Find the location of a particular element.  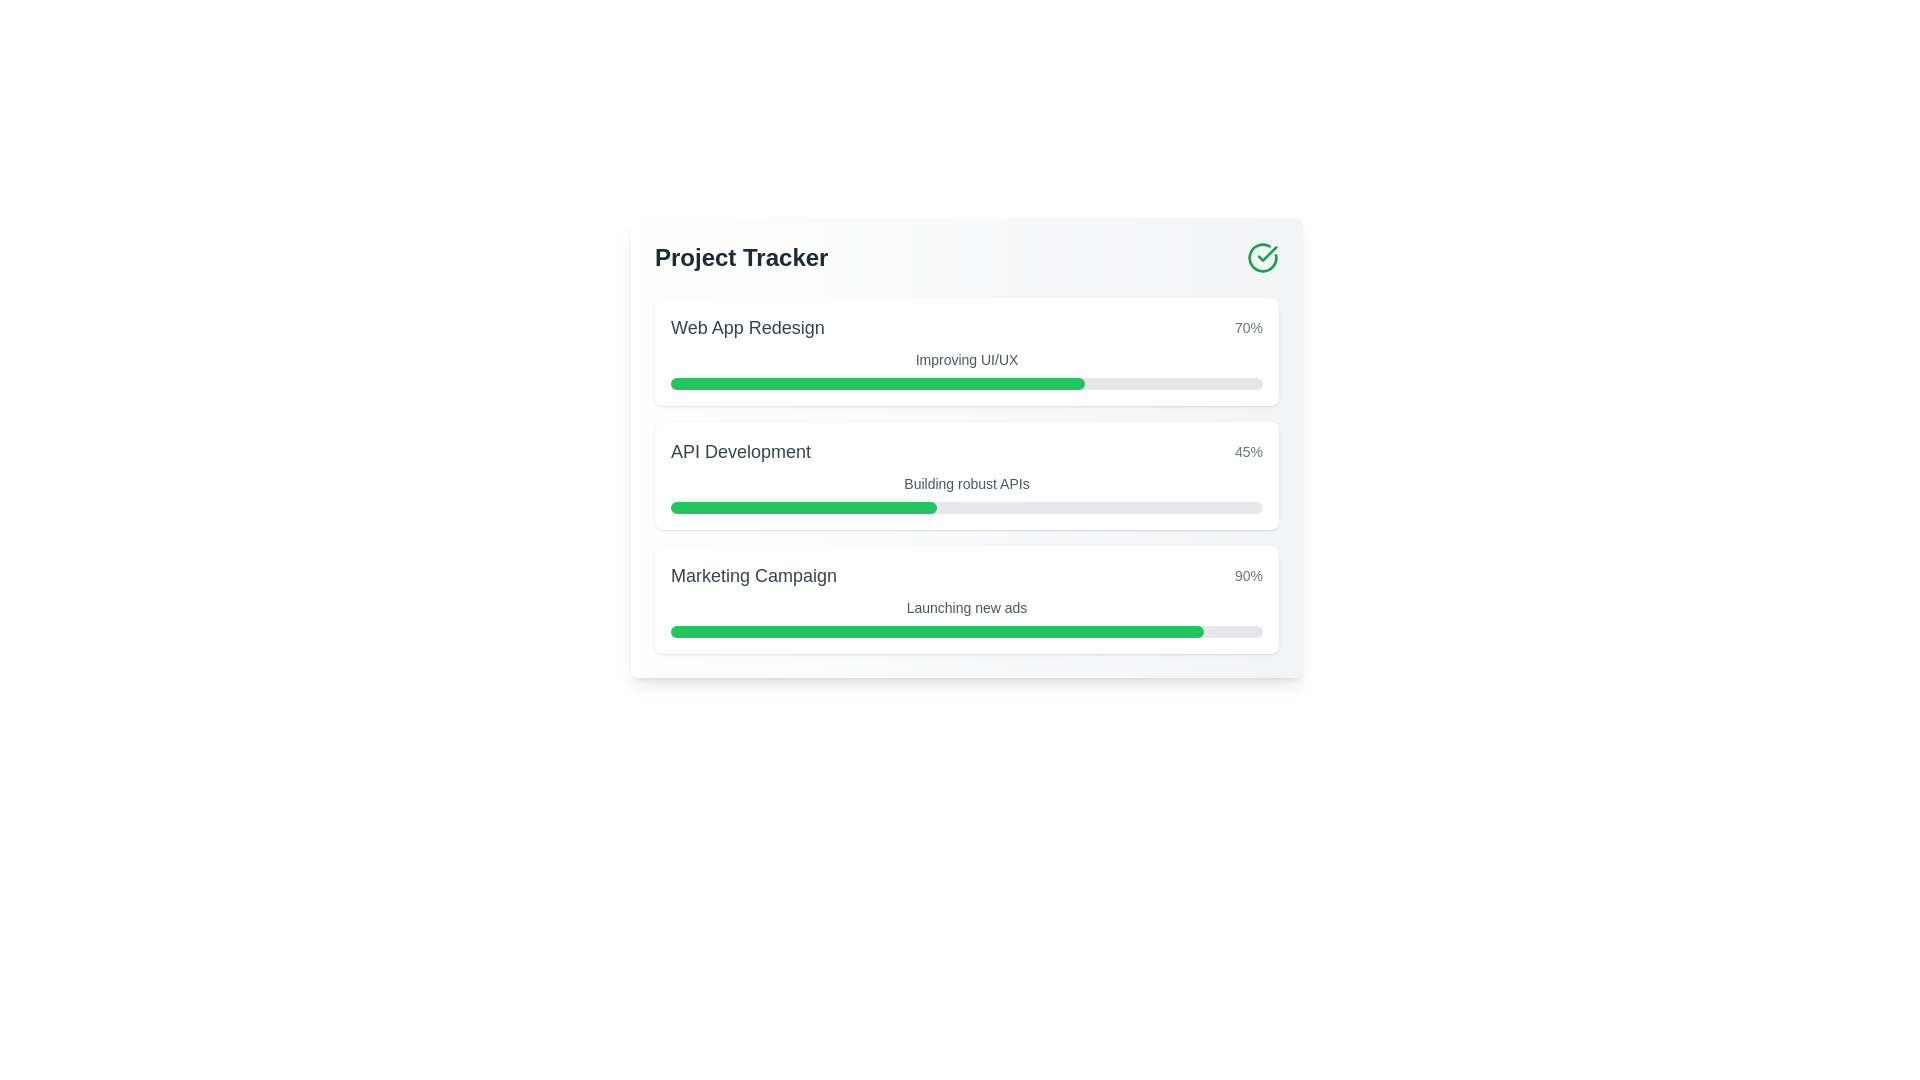

the progress indicated by the horizontal progress bar located in the card titled 'Marketing Campaign', directly below the text 'Launching new ads' is located at coordinates (966, 632).